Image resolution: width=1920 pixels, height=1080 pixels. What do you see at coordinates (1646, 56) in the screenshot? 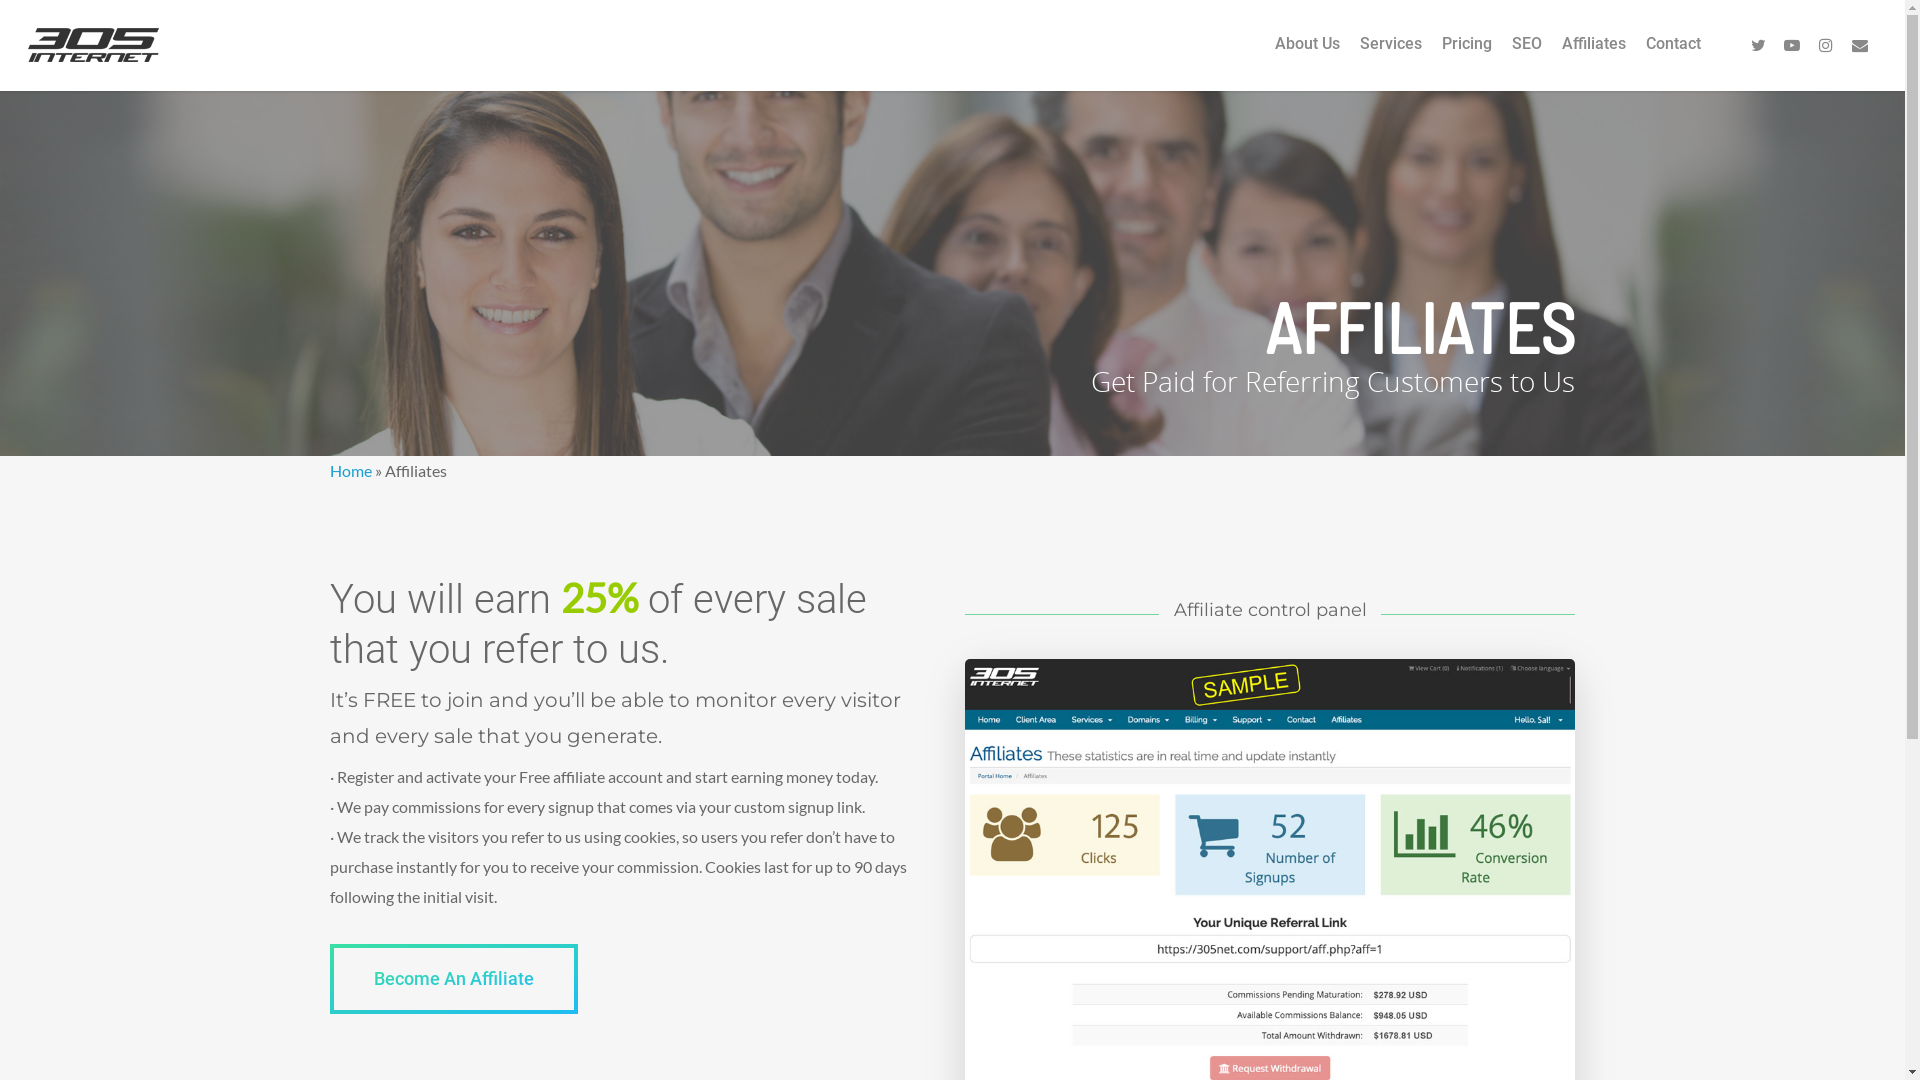
I see `'Contact'` at bounding box center [1646, 56].